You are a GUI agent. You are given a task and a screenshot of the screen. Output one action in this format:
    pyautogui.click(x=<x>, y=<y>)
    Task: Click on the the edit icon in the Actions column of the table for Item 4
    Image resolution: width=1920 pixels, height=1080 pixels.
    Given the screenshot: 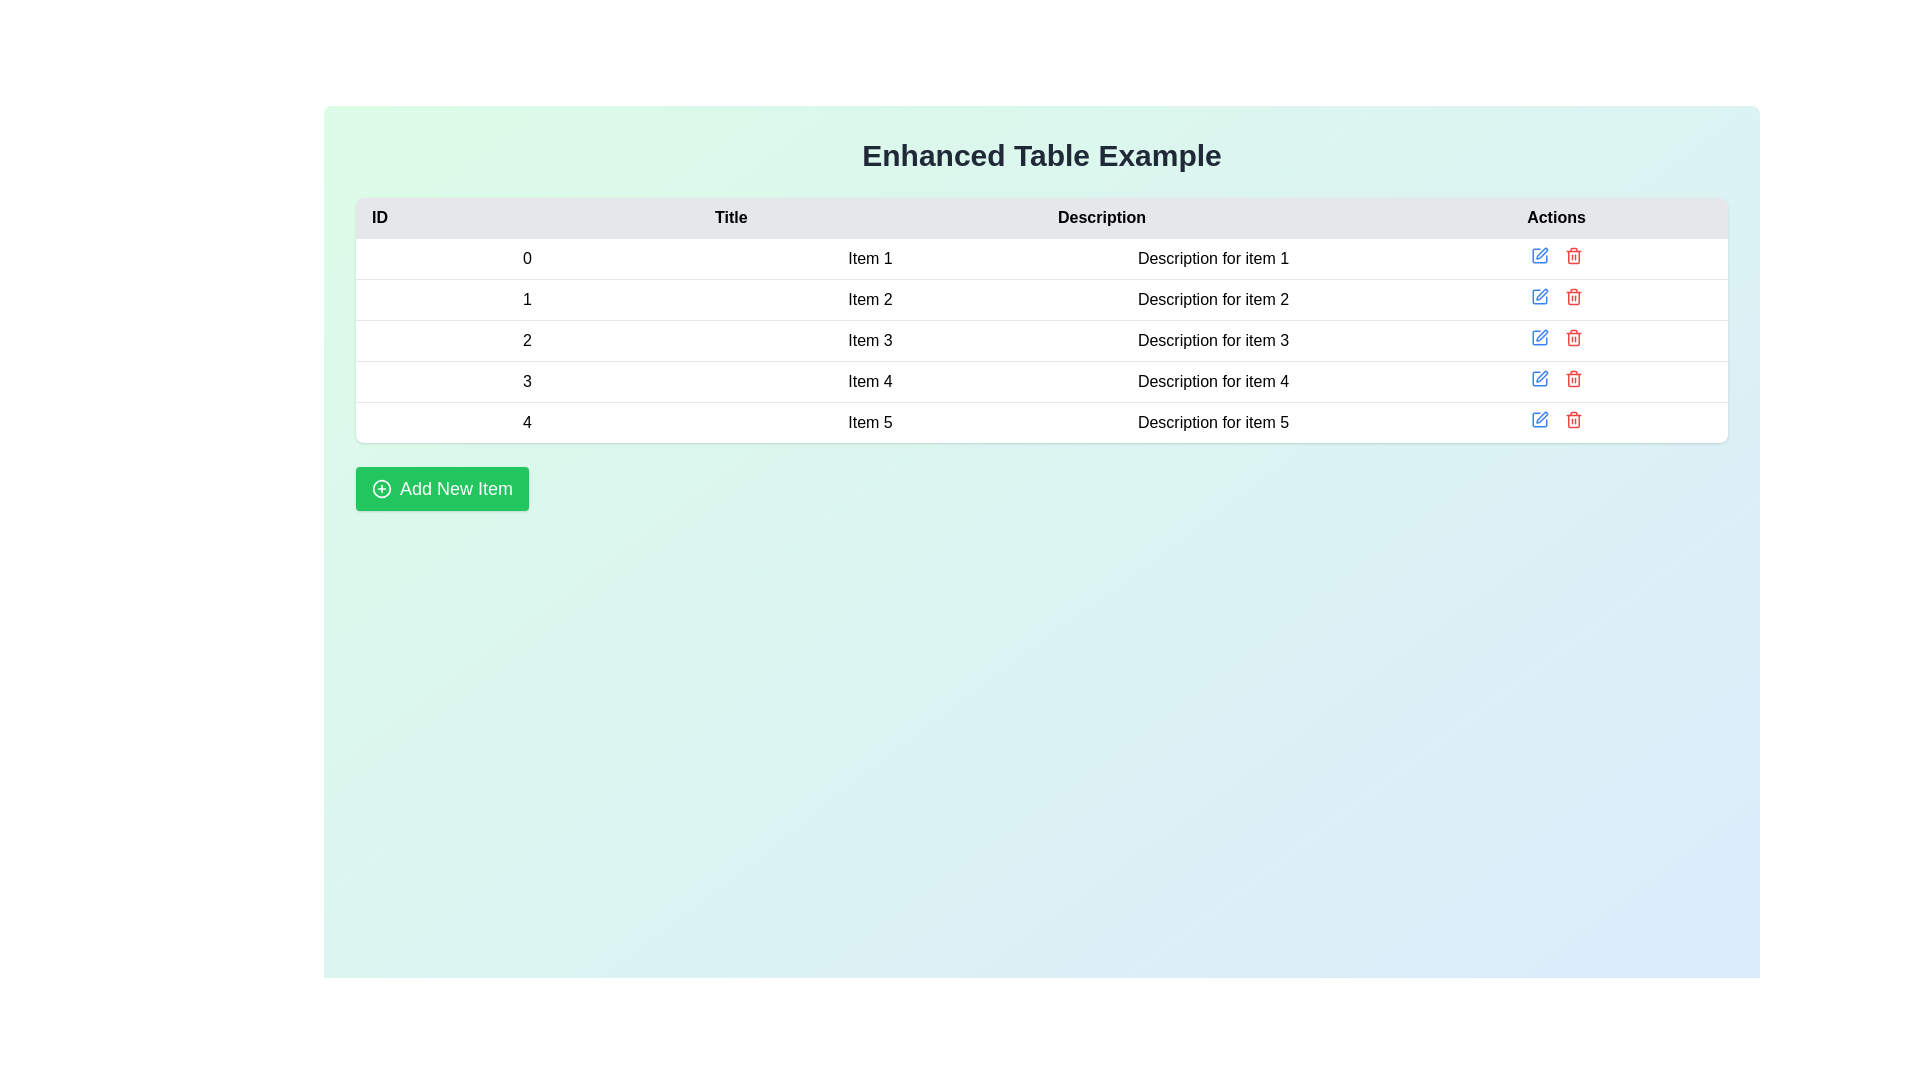 What is the action you would take?
    pyautogui.click(x=1540, y=376)
    